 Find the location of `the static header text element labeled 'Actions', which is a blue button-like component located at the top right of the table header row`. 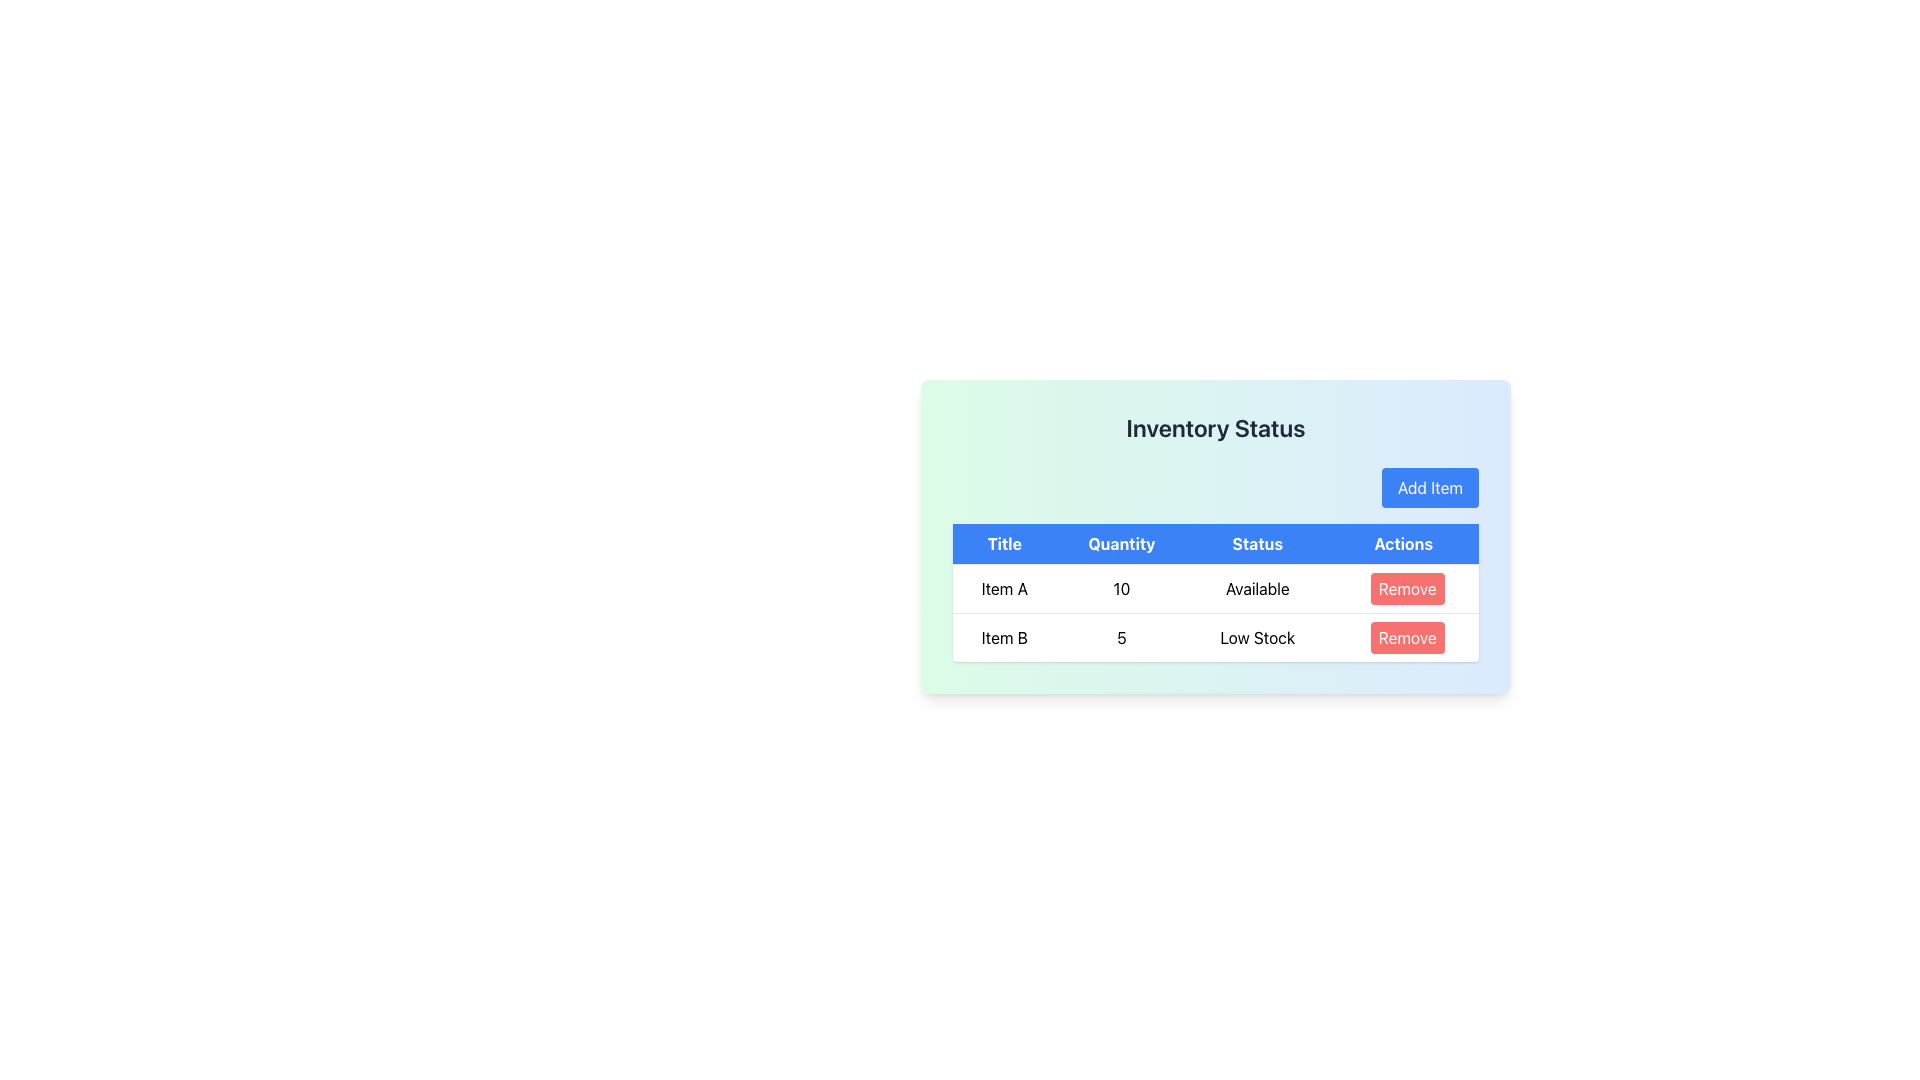

the static header text element labeled 'Actions', which is a blue button-like component located at the top right of the table header row is located at coordinates (1402, 544).